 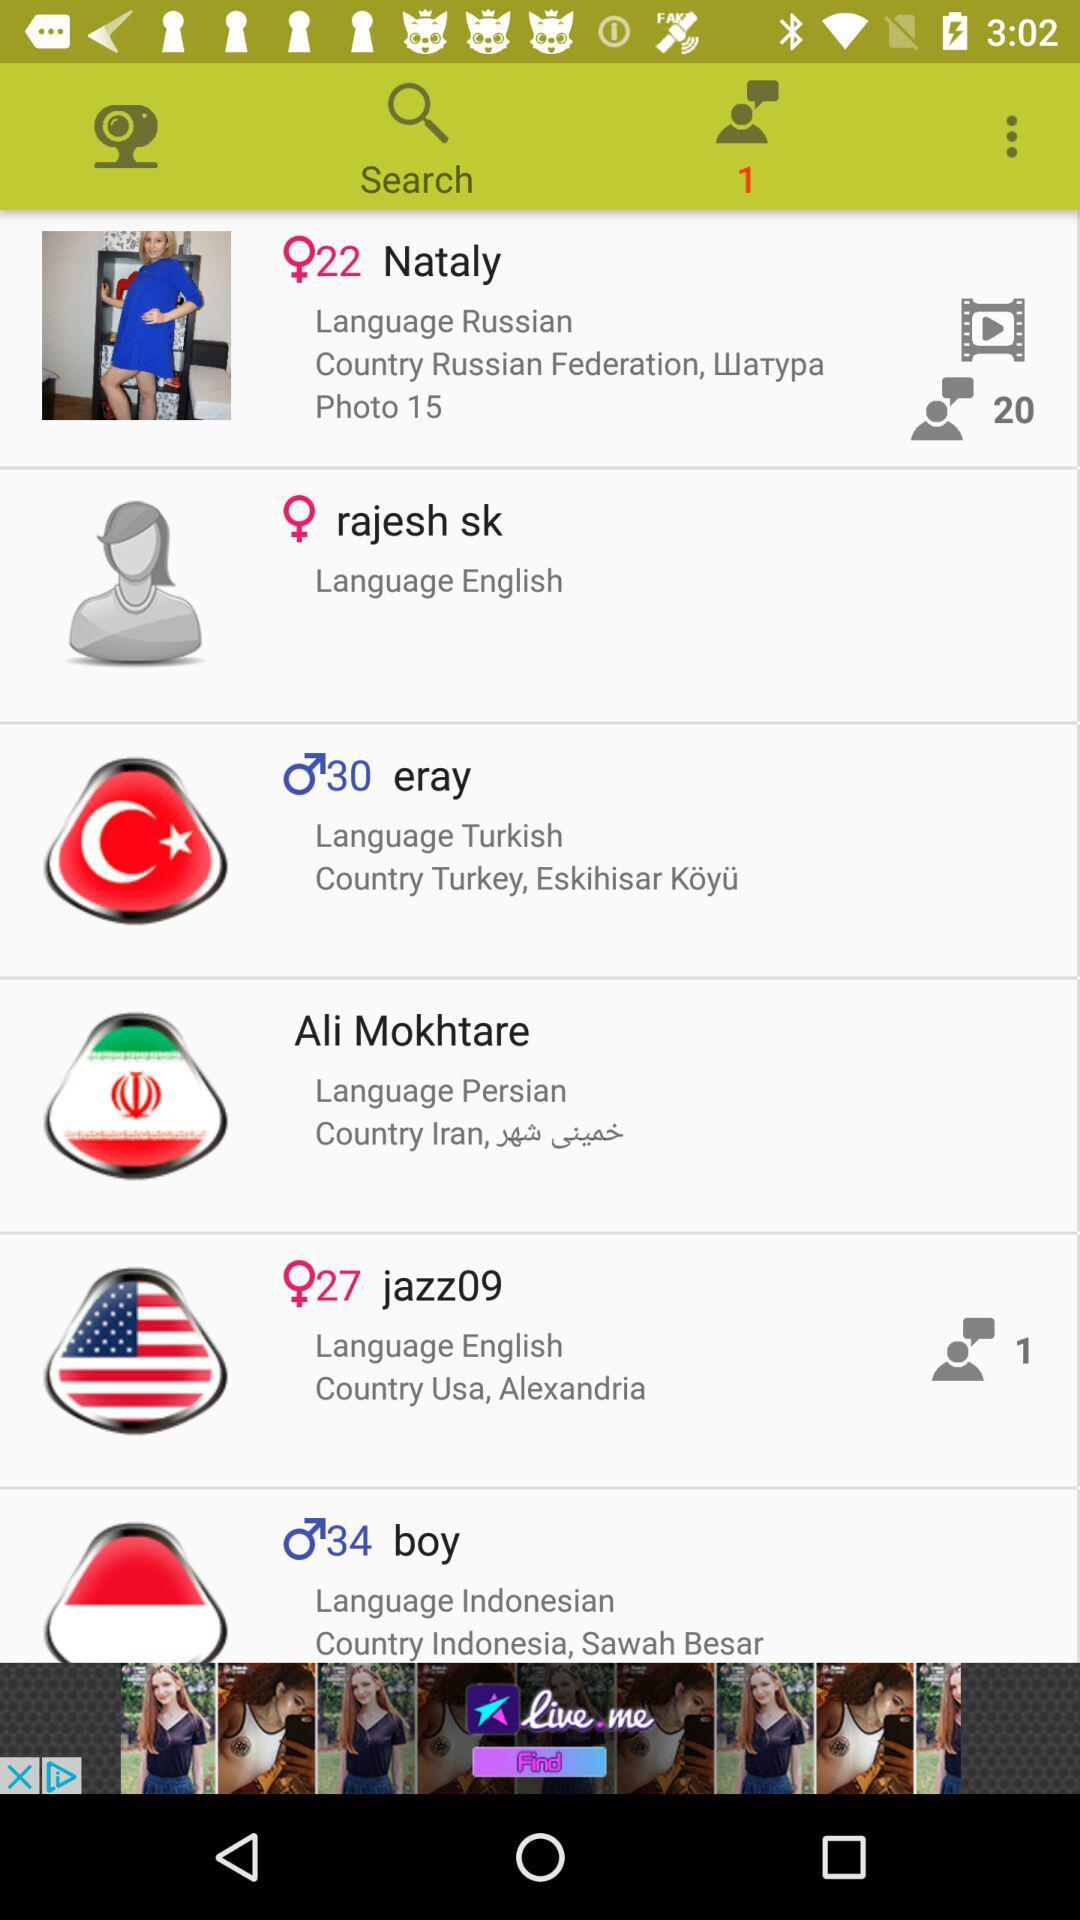 What do you see at coordinates (135, 840) in the screenshot?
I see `view` at bounding box center [135, 840].